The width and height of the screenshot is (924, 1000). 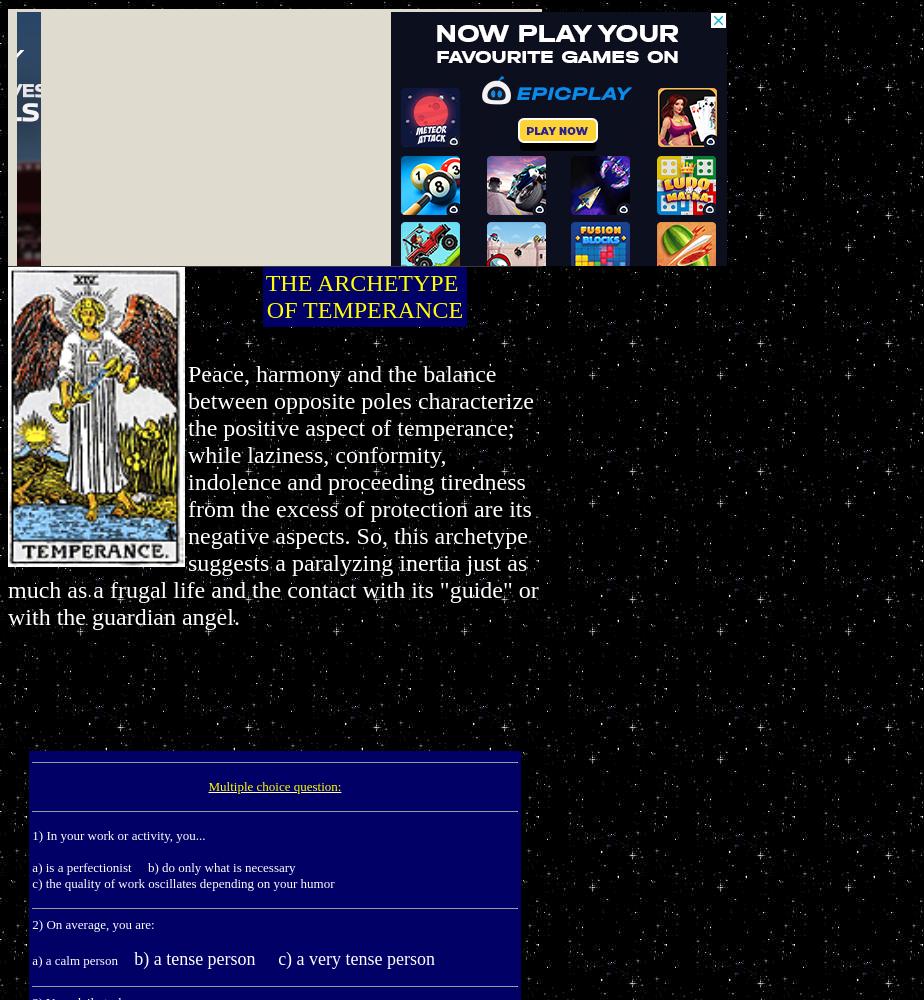 I want to click on 'a) is a perfectionist', so click(x=31, y=866).